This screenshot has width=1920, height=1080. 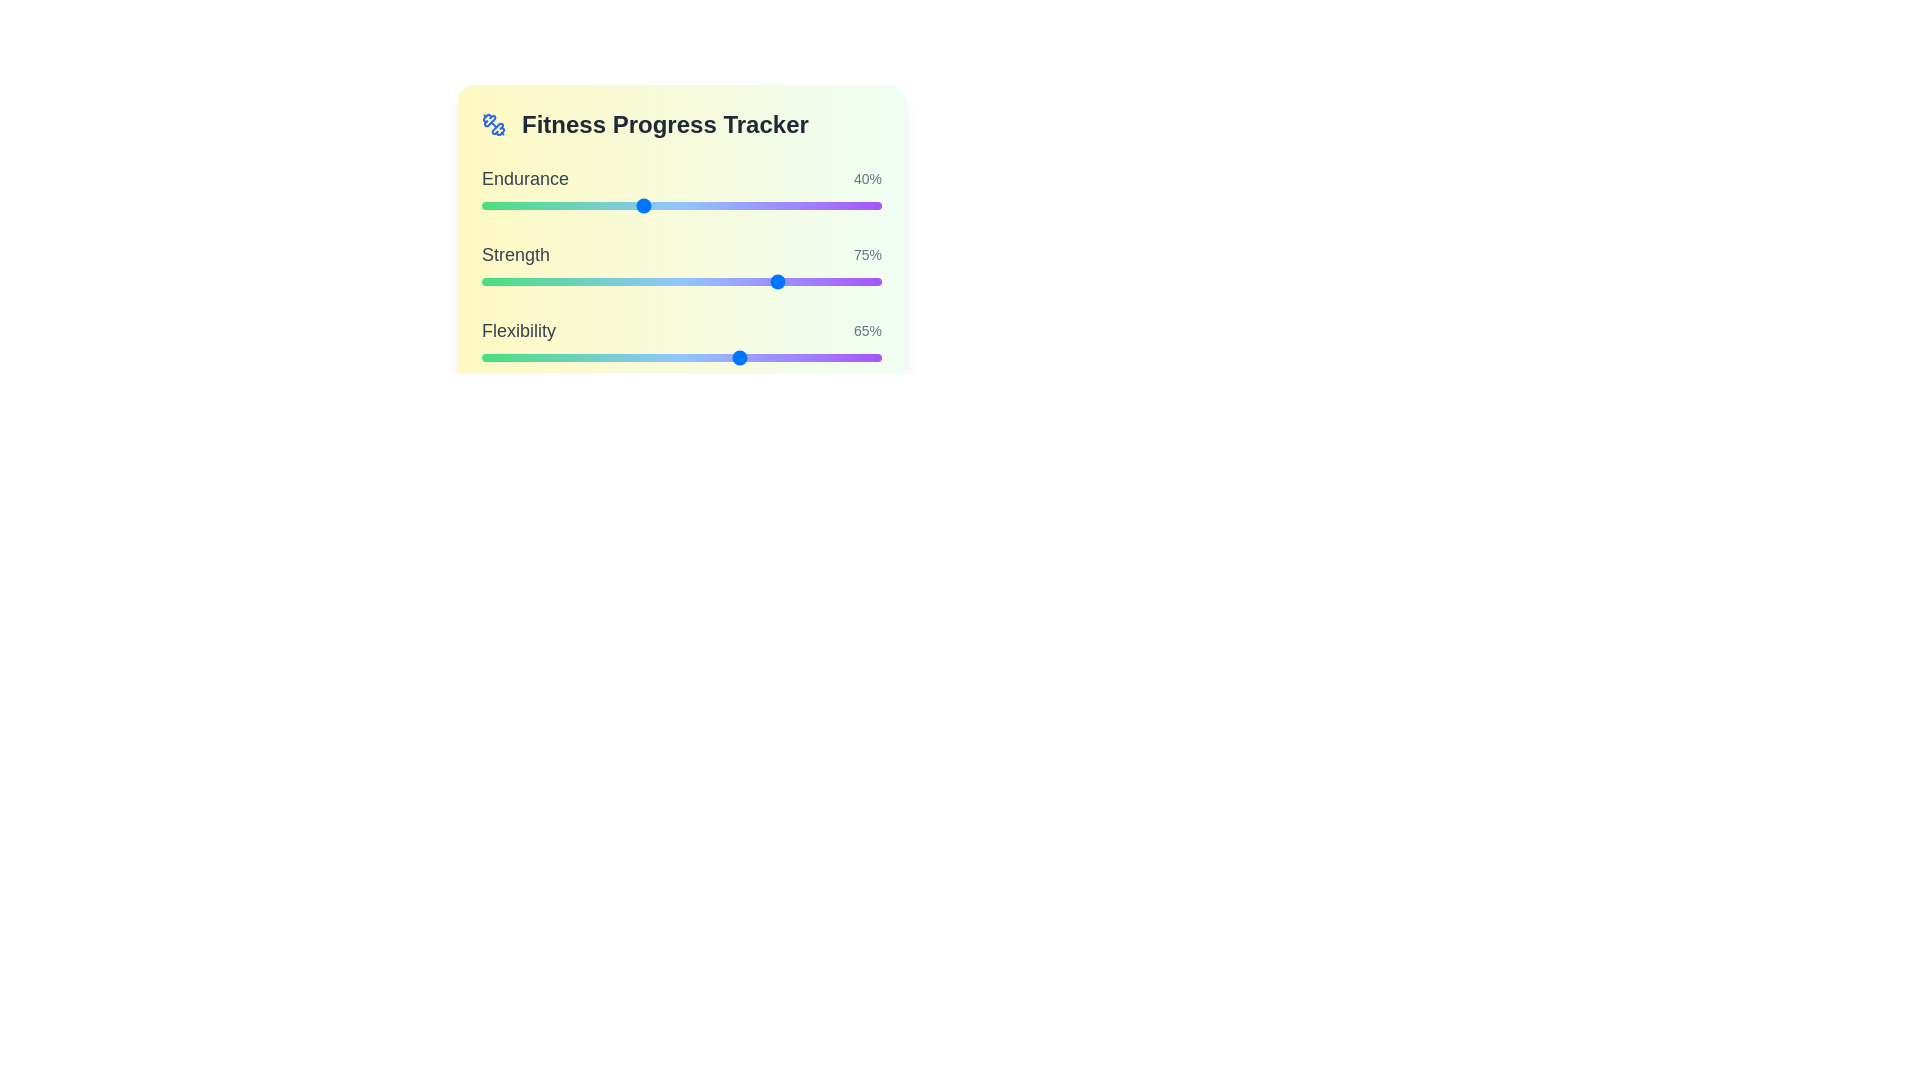 What do you see at coordinates (580, 205) in the screenshot?
I see `endurance` at bounding box center [580, 205].